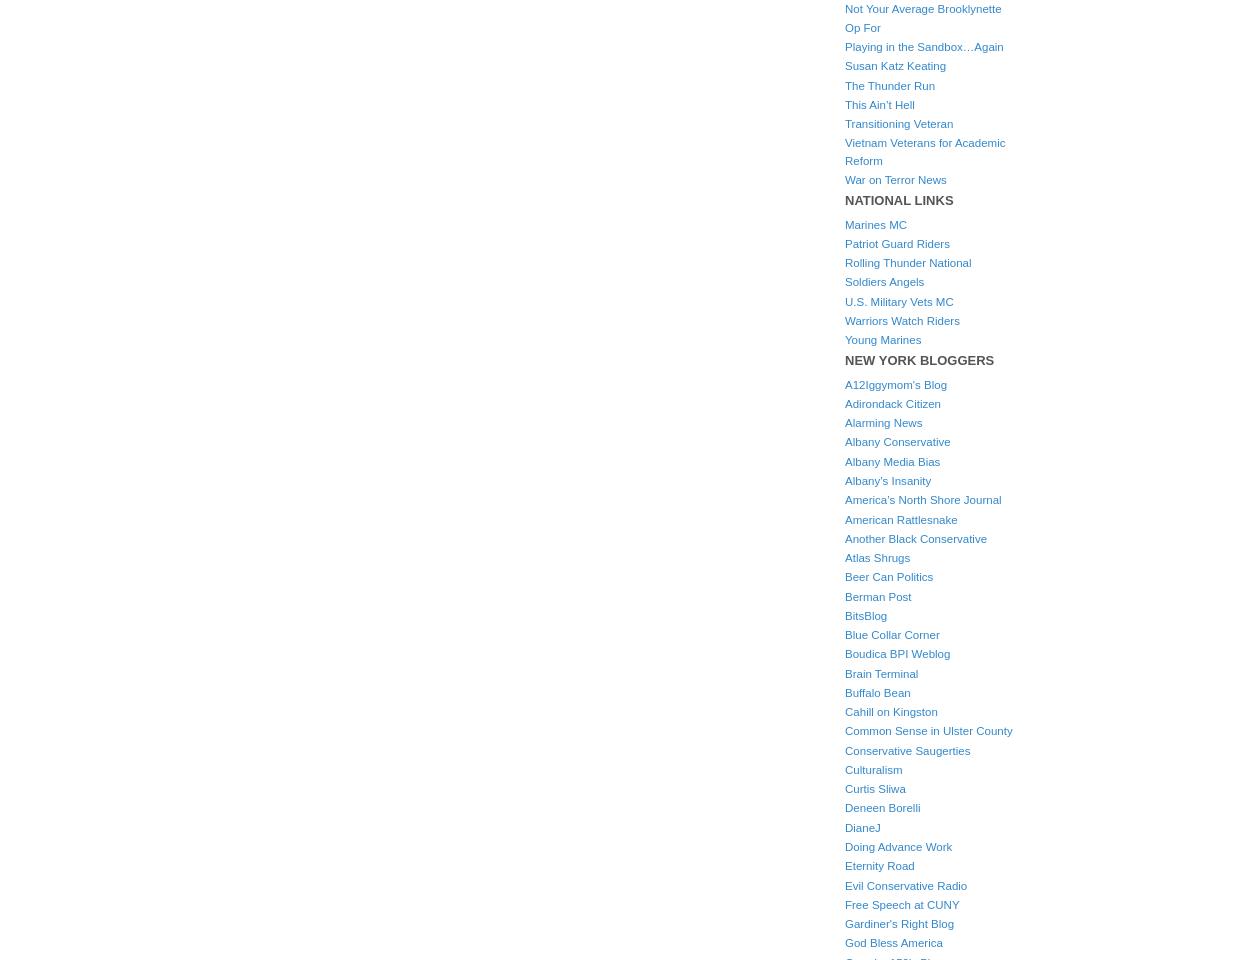 The width and height of the screenshot is (1250, 960). I want to click on 'Transitioning Veteran', so click(898, 123).